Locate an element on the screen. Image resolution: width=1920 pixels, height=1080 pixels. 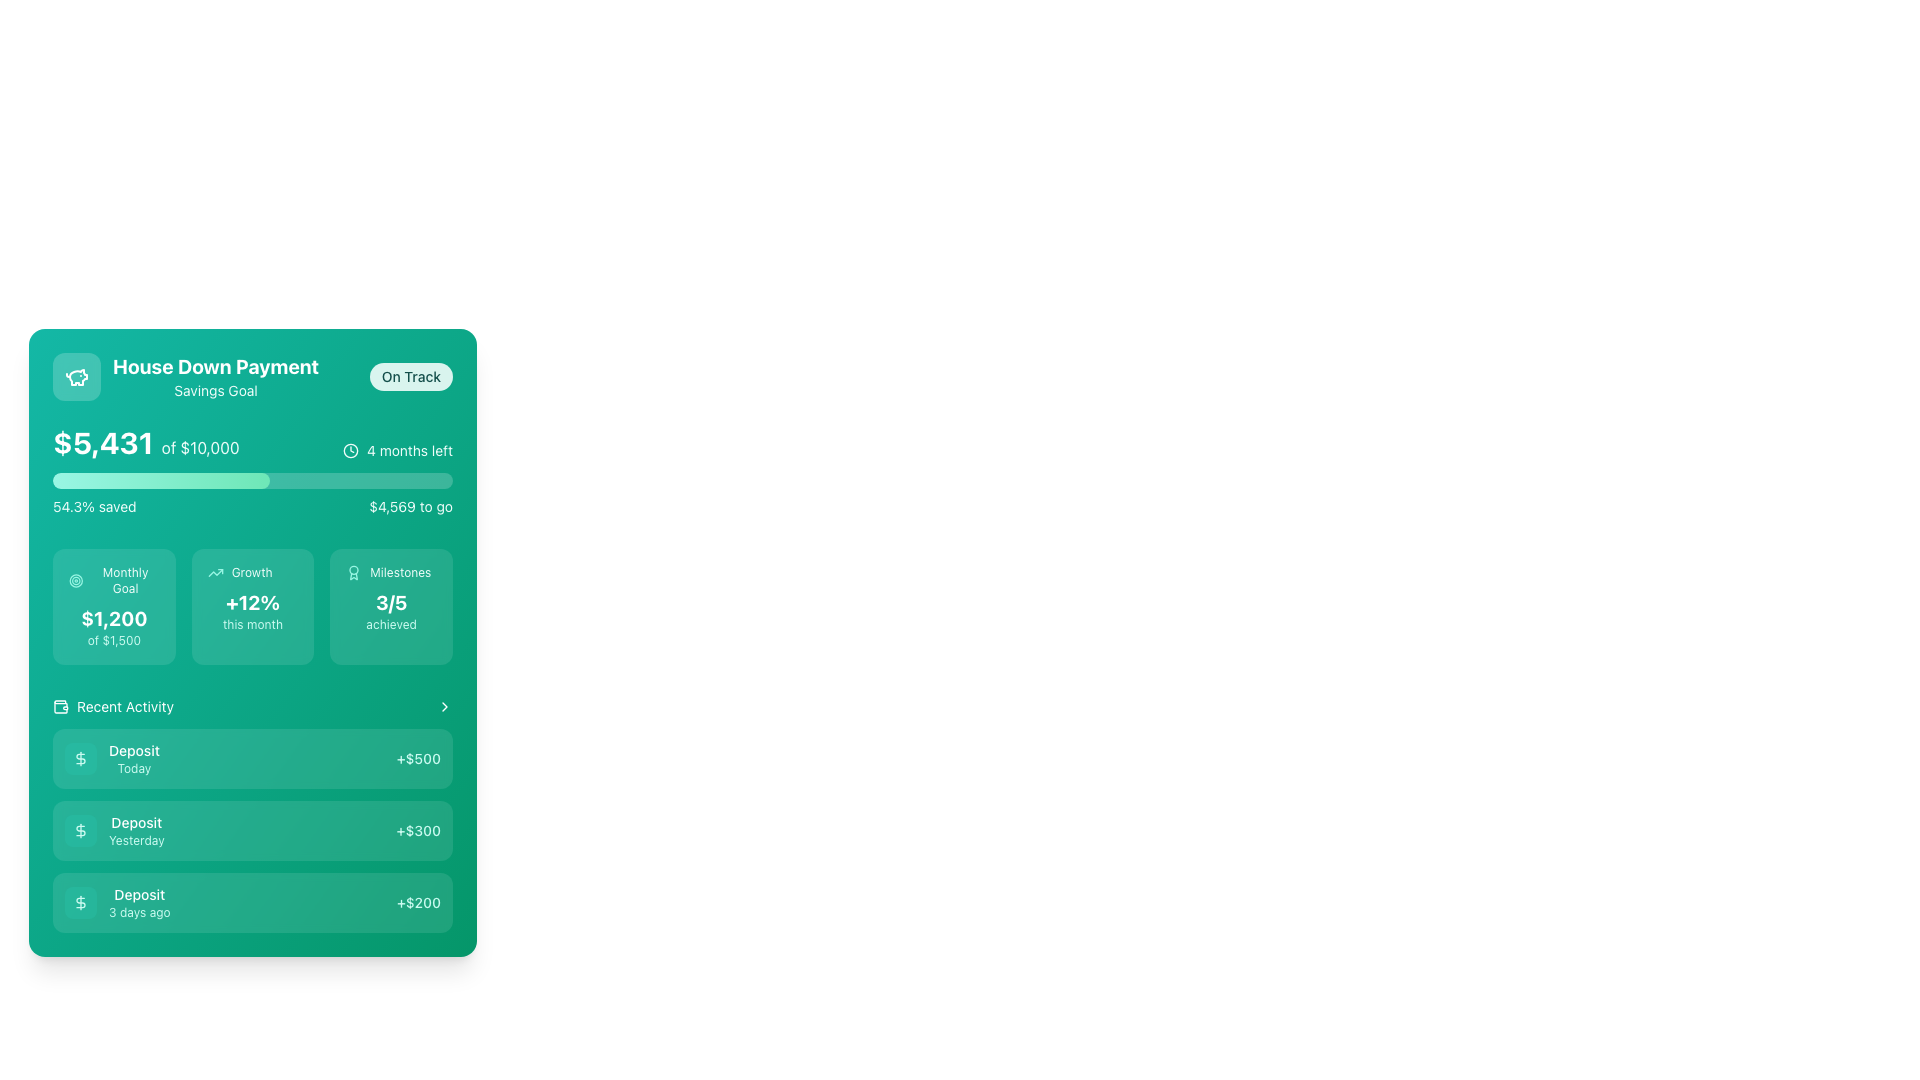
the informational text label located at the bottom right section of the main card layout, which provides context for the milestone-related statistics is located at coordinates (400, 573).